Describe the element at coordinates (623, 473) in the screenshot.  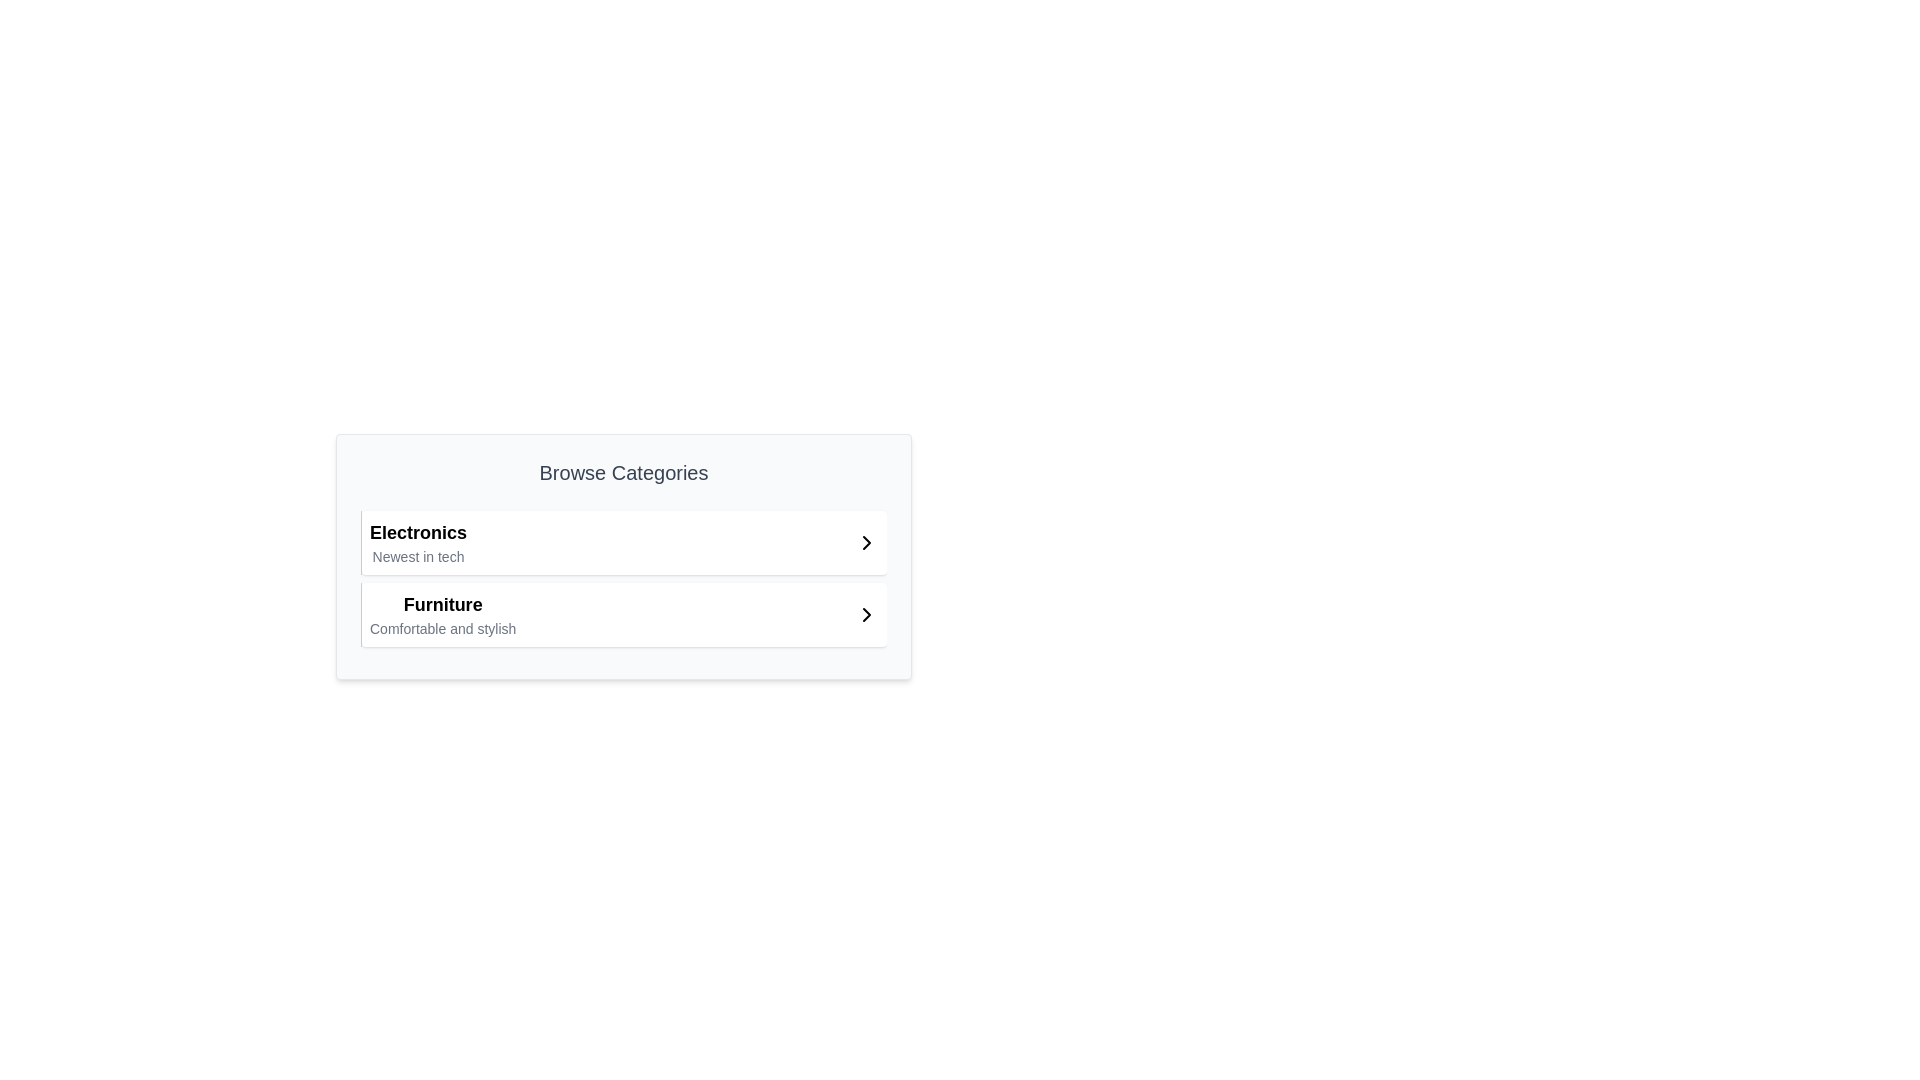
I see `the static text header displaying 'Browse Categories', which is styled with a larger font size and medium weight, located at the top of the category browsing section` at that location.